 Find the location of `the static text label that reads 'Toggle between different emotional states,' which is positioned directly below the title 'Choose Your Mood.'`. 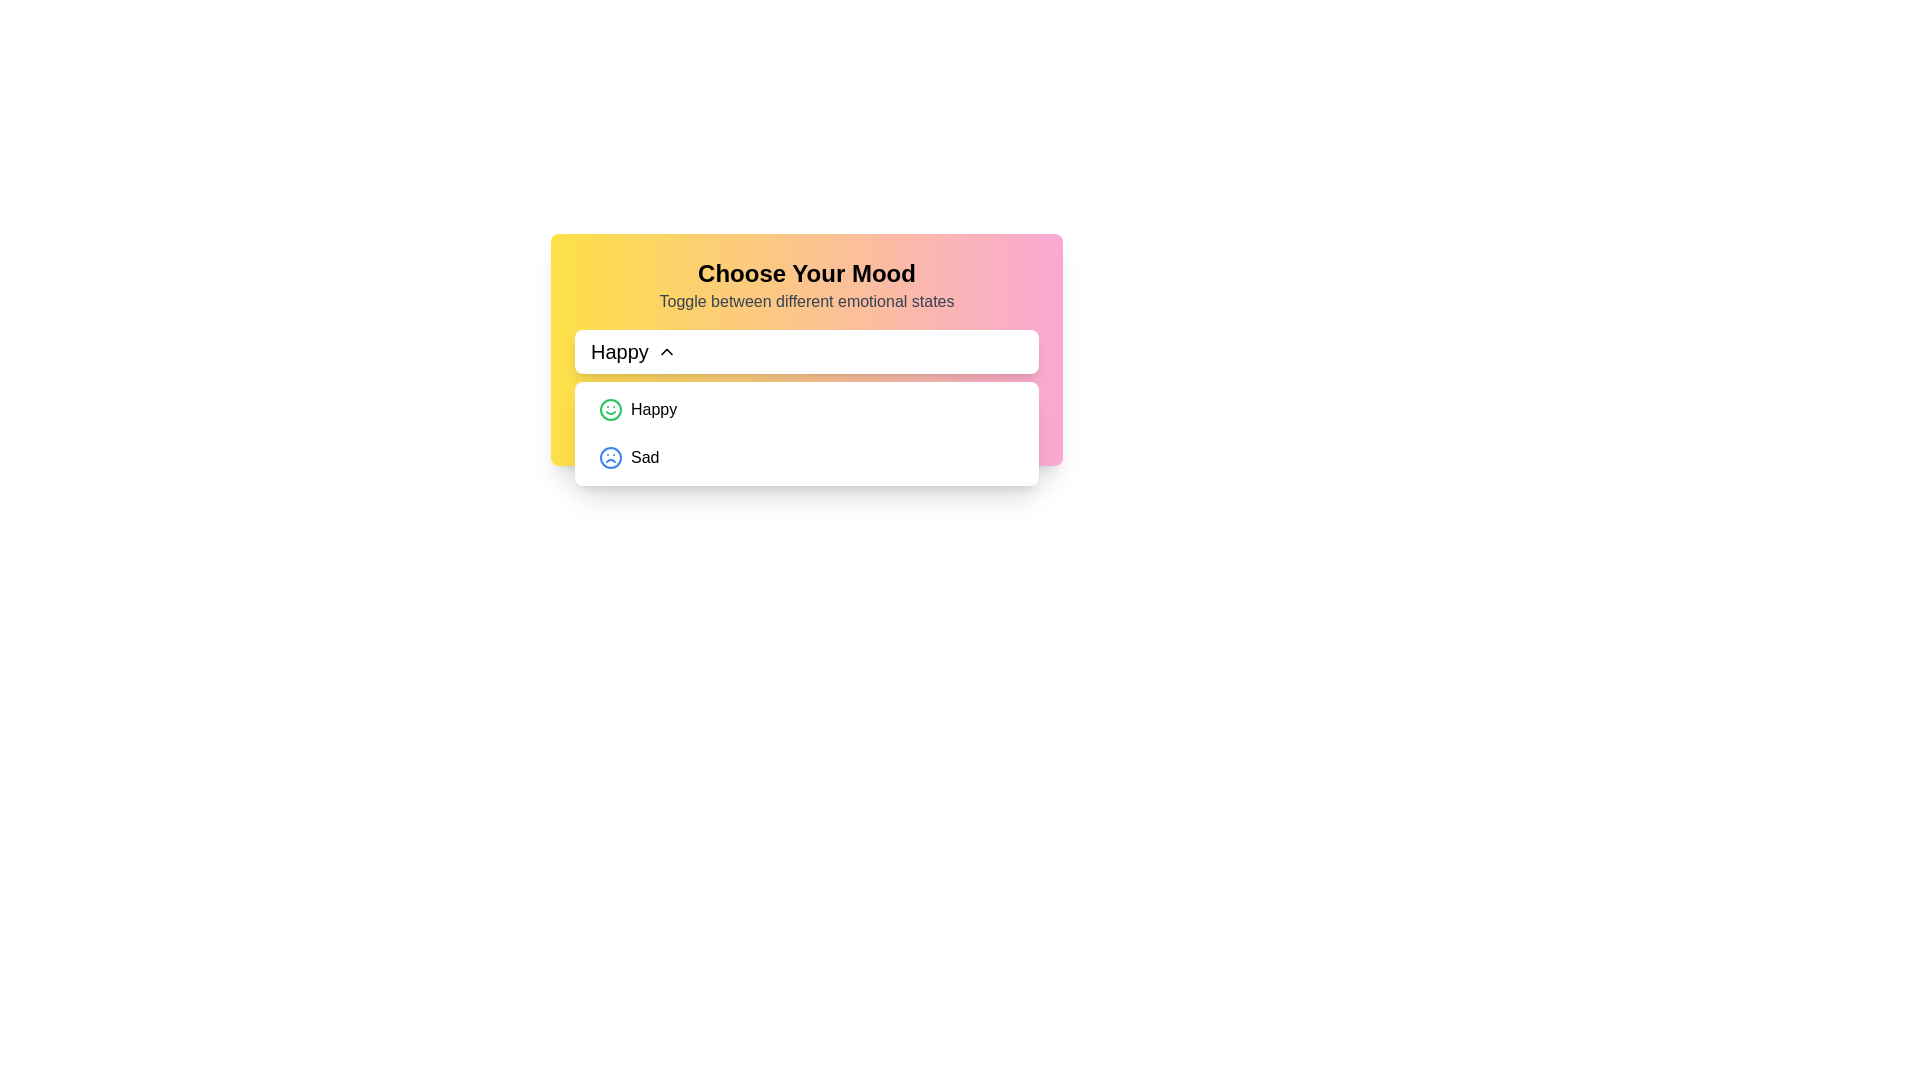

the static text label that reads 'Toggle between different emotional states,' which is positioned directly below the title 'Choose Your Mood.' is located at coordinates (806, 301).